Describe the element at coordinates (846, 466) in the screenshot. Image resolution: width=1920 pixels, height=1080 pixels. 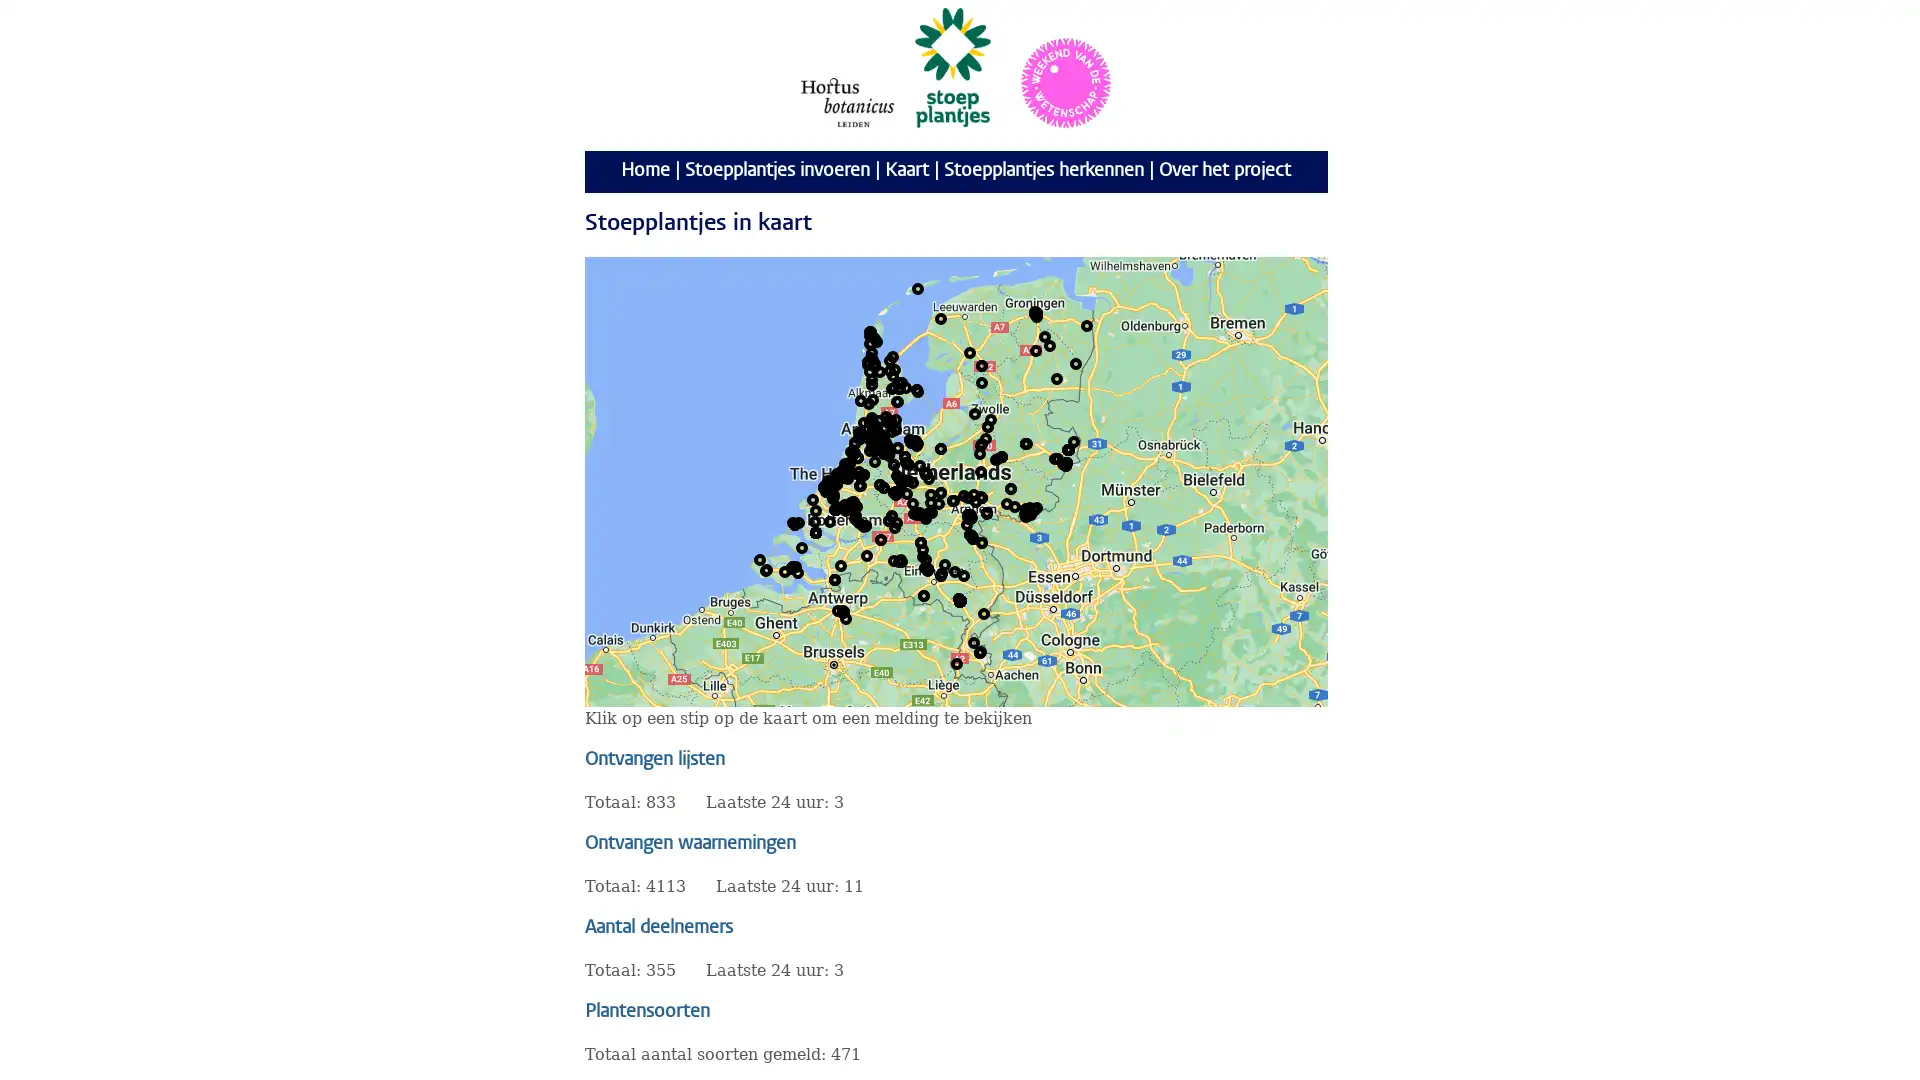
I see `Telling van Demi op 21 juni 2022` at that location.